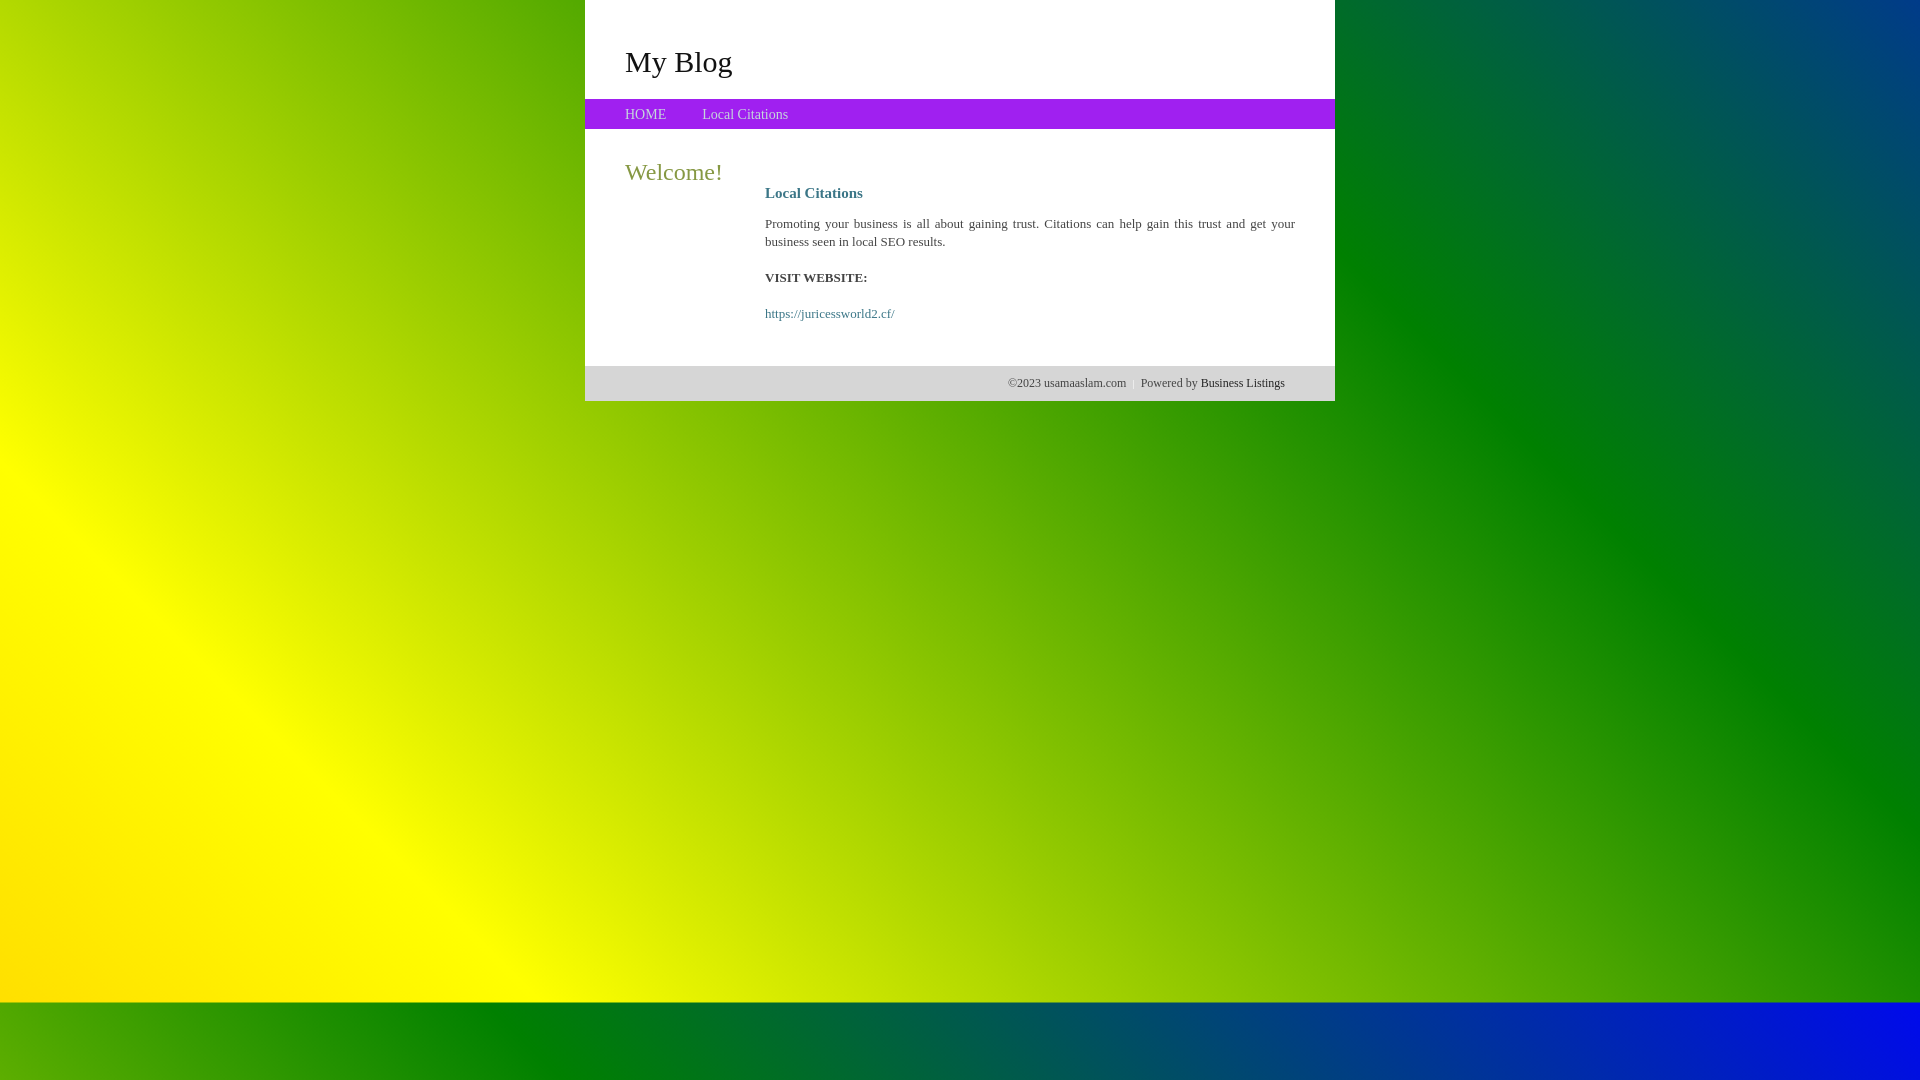 This screenshot has height=1080, width=1920. Describe the element at coordinates (701, 114) in the screenshot. I see `'Local Citations'` at that location.